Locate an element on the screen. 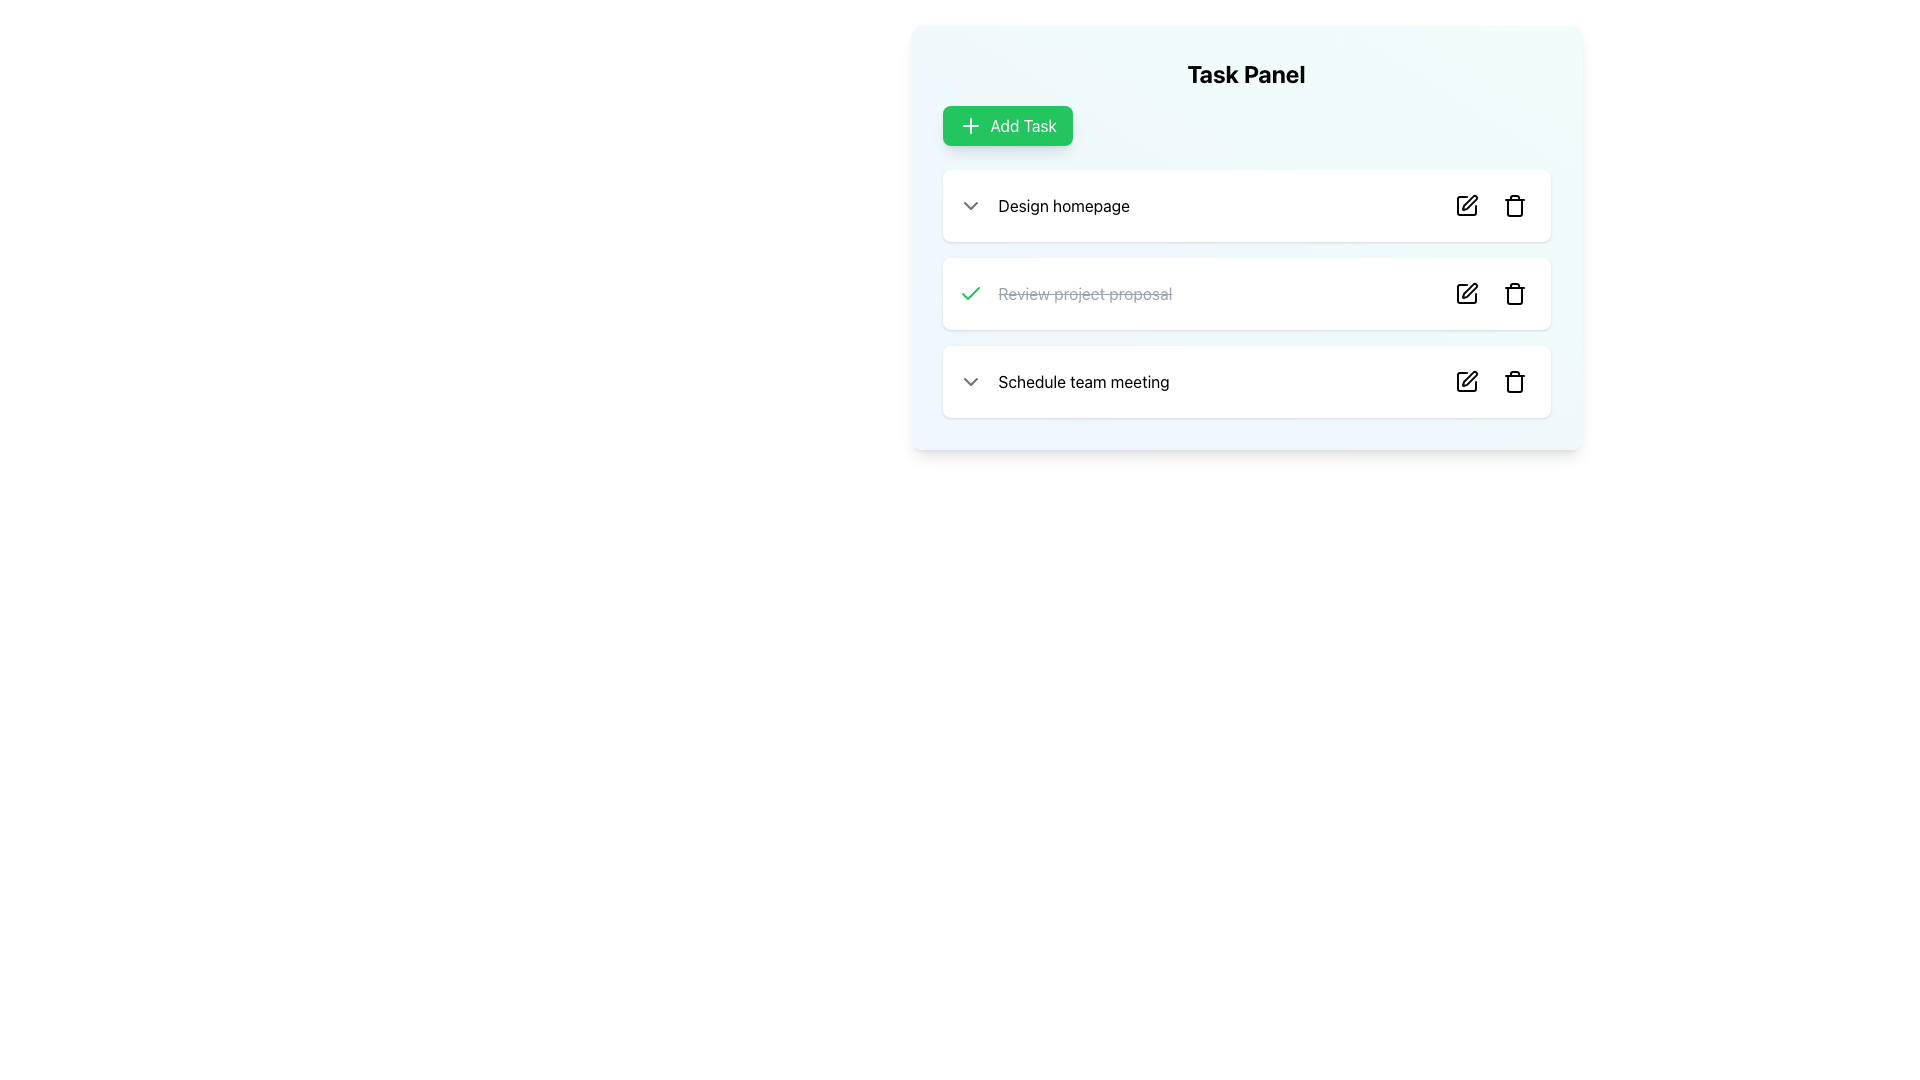 The image size is (1920, 1080). the 'Task Panel' section with a light gradient background to focus on it is located at coordinates (1245, 237).